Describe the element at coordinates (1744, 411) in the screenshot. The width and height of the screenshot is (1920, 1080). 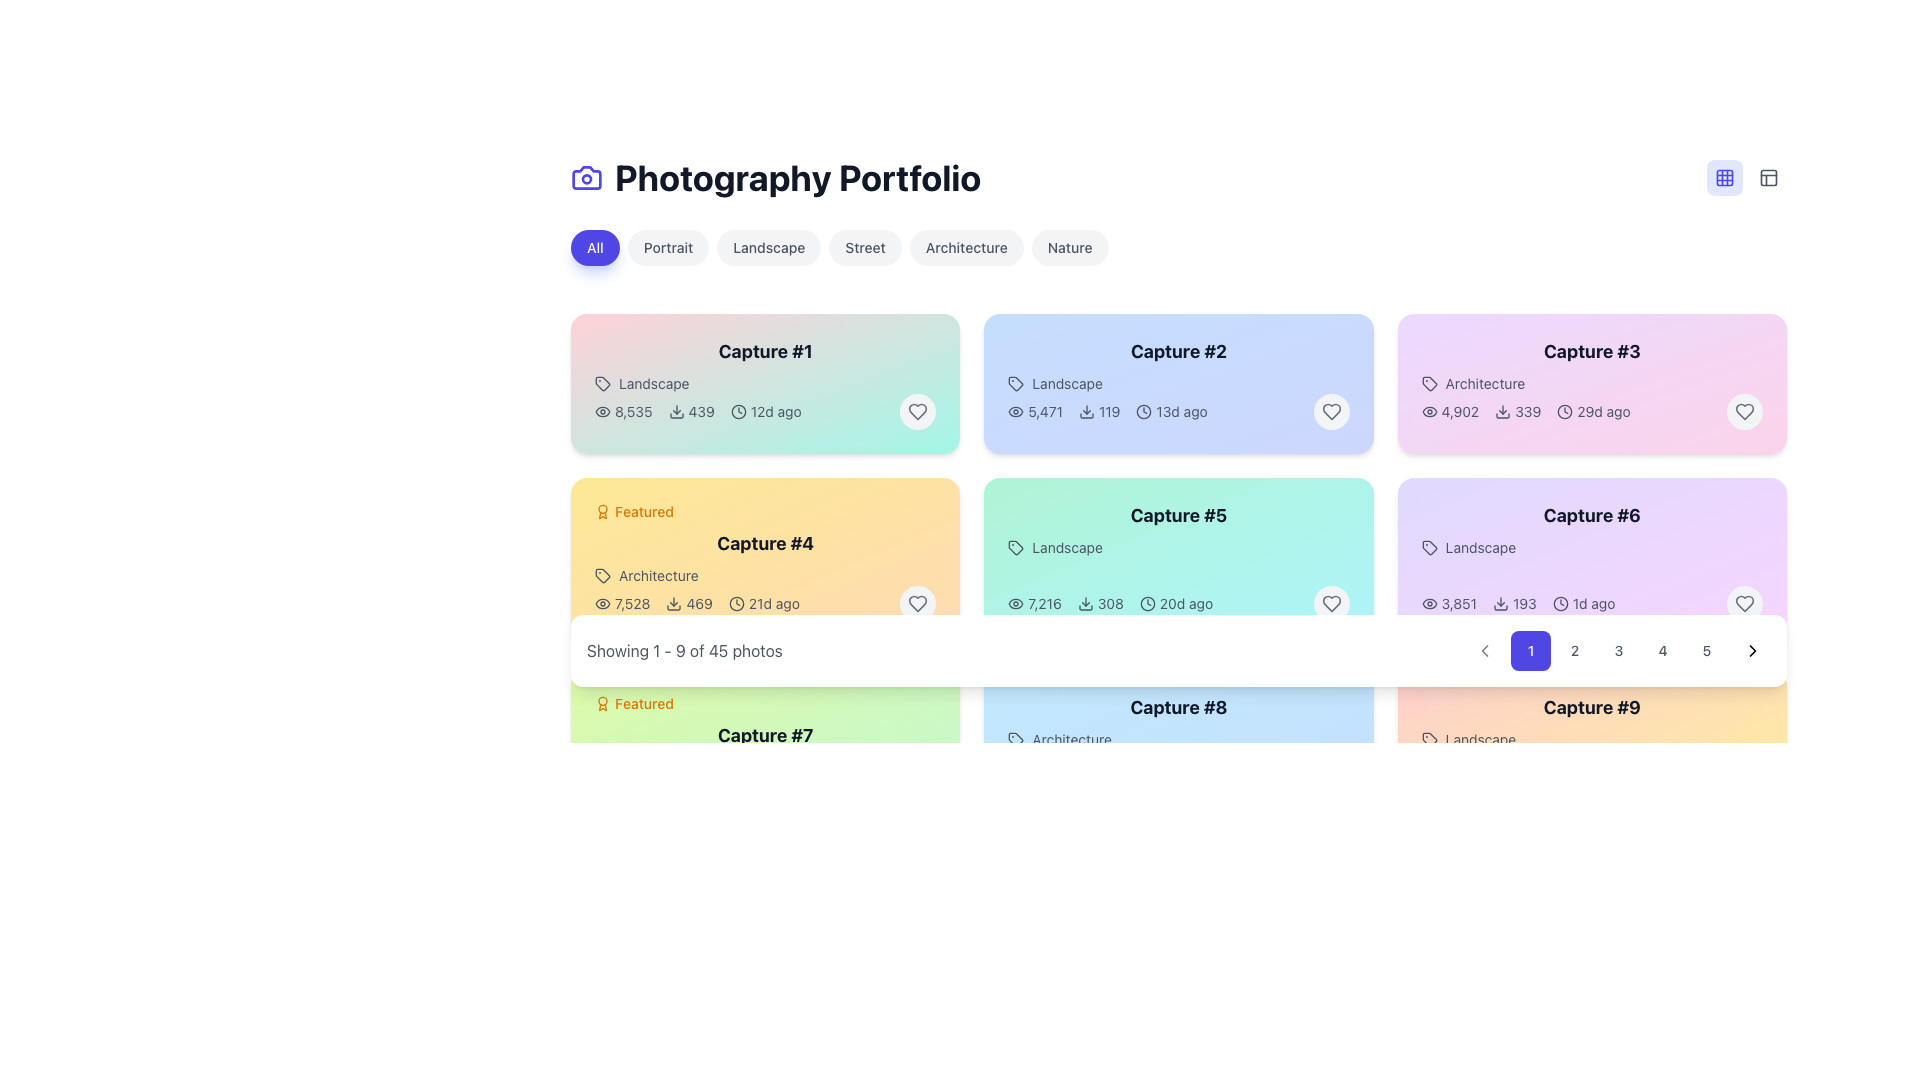
I see `the heart icon within the circular button in the top-right corner of the 'Capture #3' card to mark it as a favorite` at that location.